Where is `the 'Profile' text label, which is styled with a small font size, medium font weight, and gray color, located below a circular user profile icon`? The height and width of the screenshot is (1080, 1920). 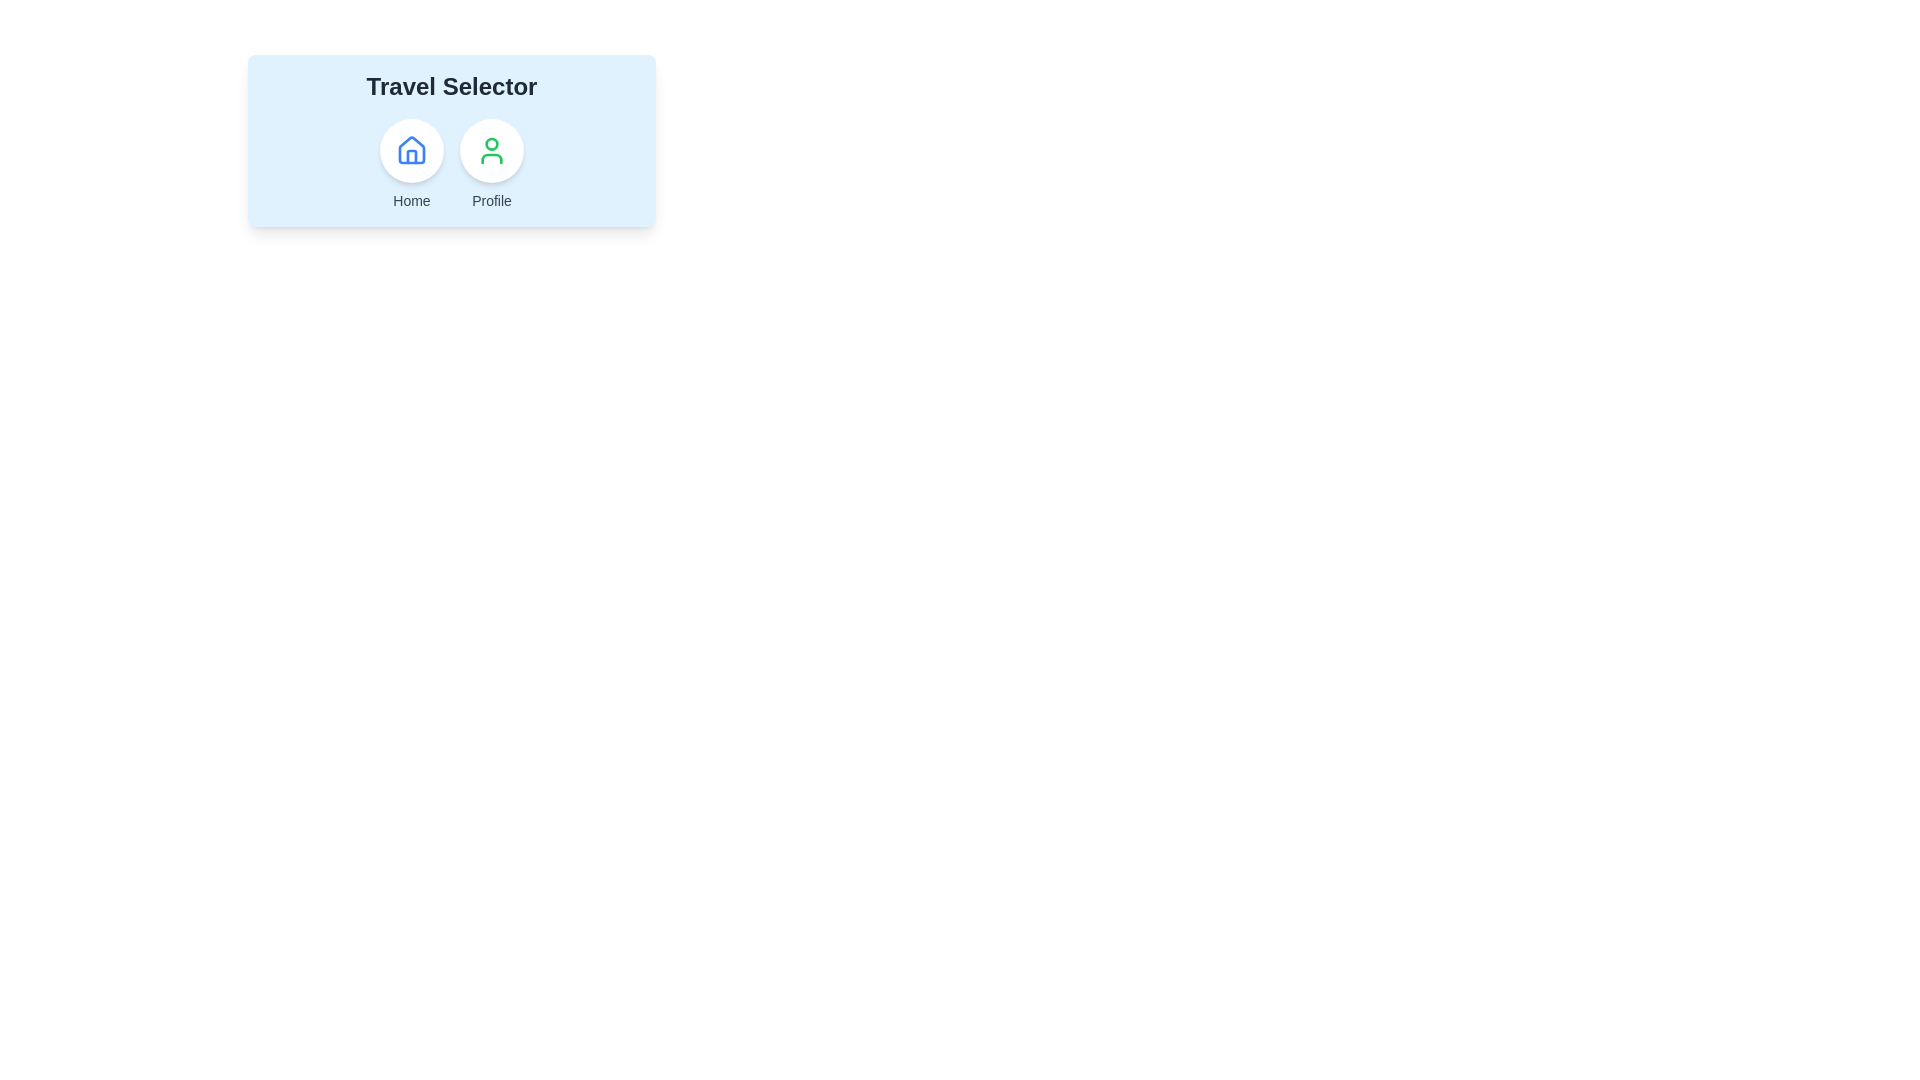 the 'Profile' text label, which is styled with a small font size, medium font weight, and gray color, located below a circular user profile icon is located at coordinates (491, 200).